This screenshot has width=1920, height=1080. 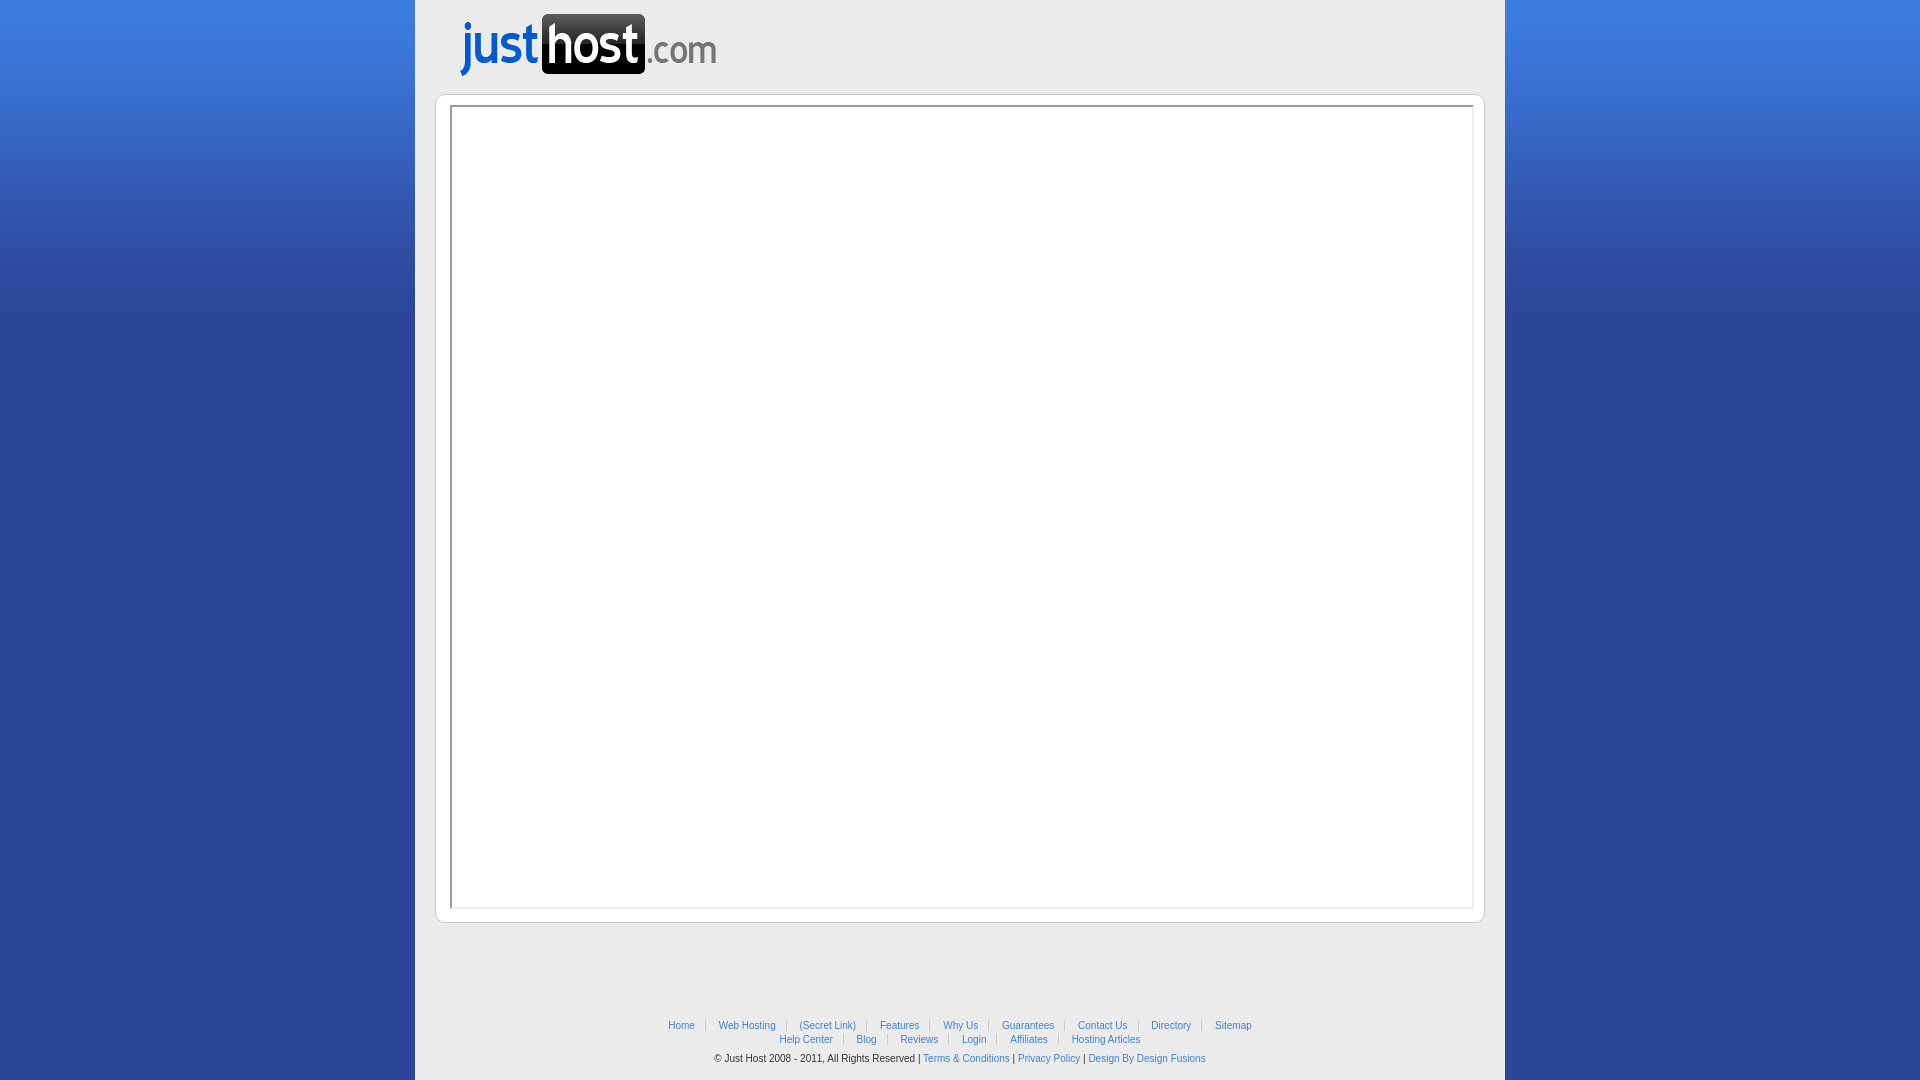 I want to click on 'Why Us', so click(x=941, y=1025).